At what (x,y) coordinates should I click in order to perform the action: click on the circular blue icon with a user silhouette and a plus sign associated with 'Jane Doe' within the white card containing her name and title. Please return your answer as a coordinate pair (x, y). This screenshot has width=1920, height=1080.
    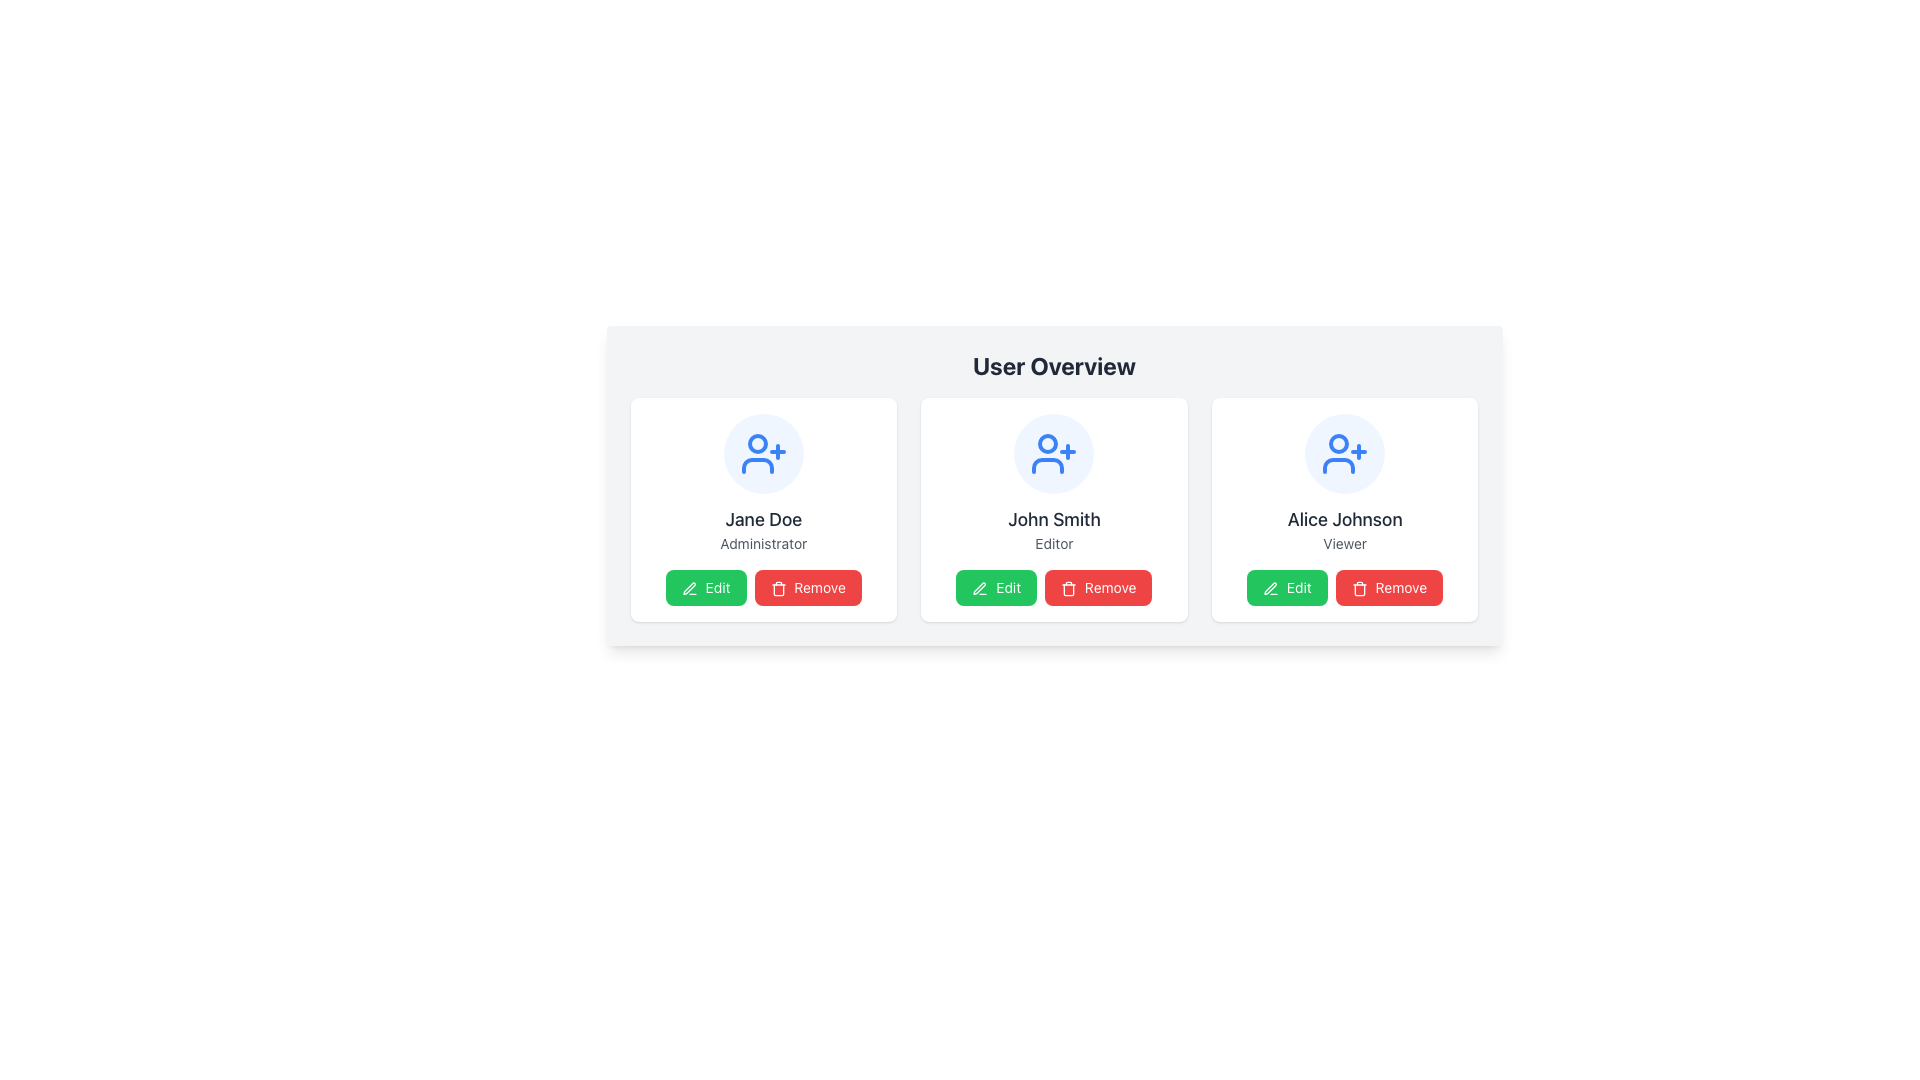
    Looking at the image, I should click on (762, 454).